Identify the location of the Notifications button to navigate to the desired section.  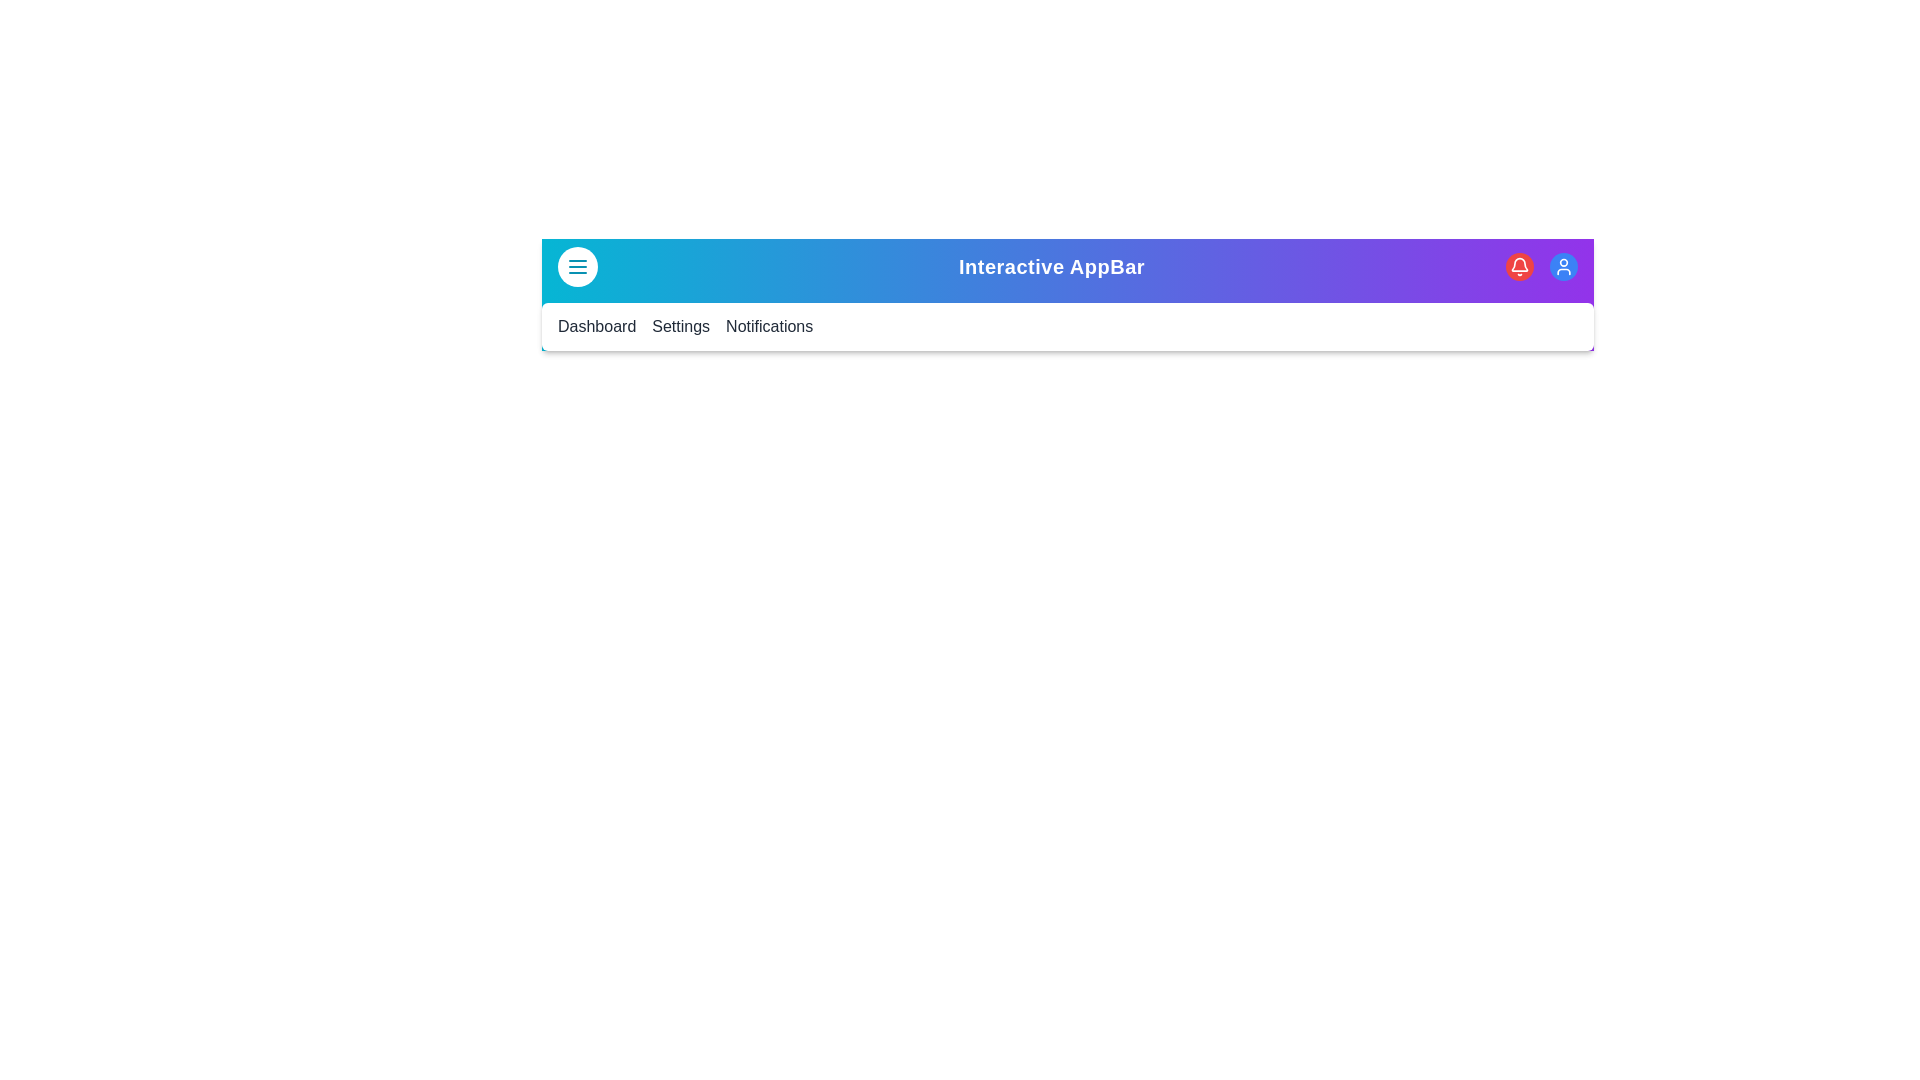
(767, 326).